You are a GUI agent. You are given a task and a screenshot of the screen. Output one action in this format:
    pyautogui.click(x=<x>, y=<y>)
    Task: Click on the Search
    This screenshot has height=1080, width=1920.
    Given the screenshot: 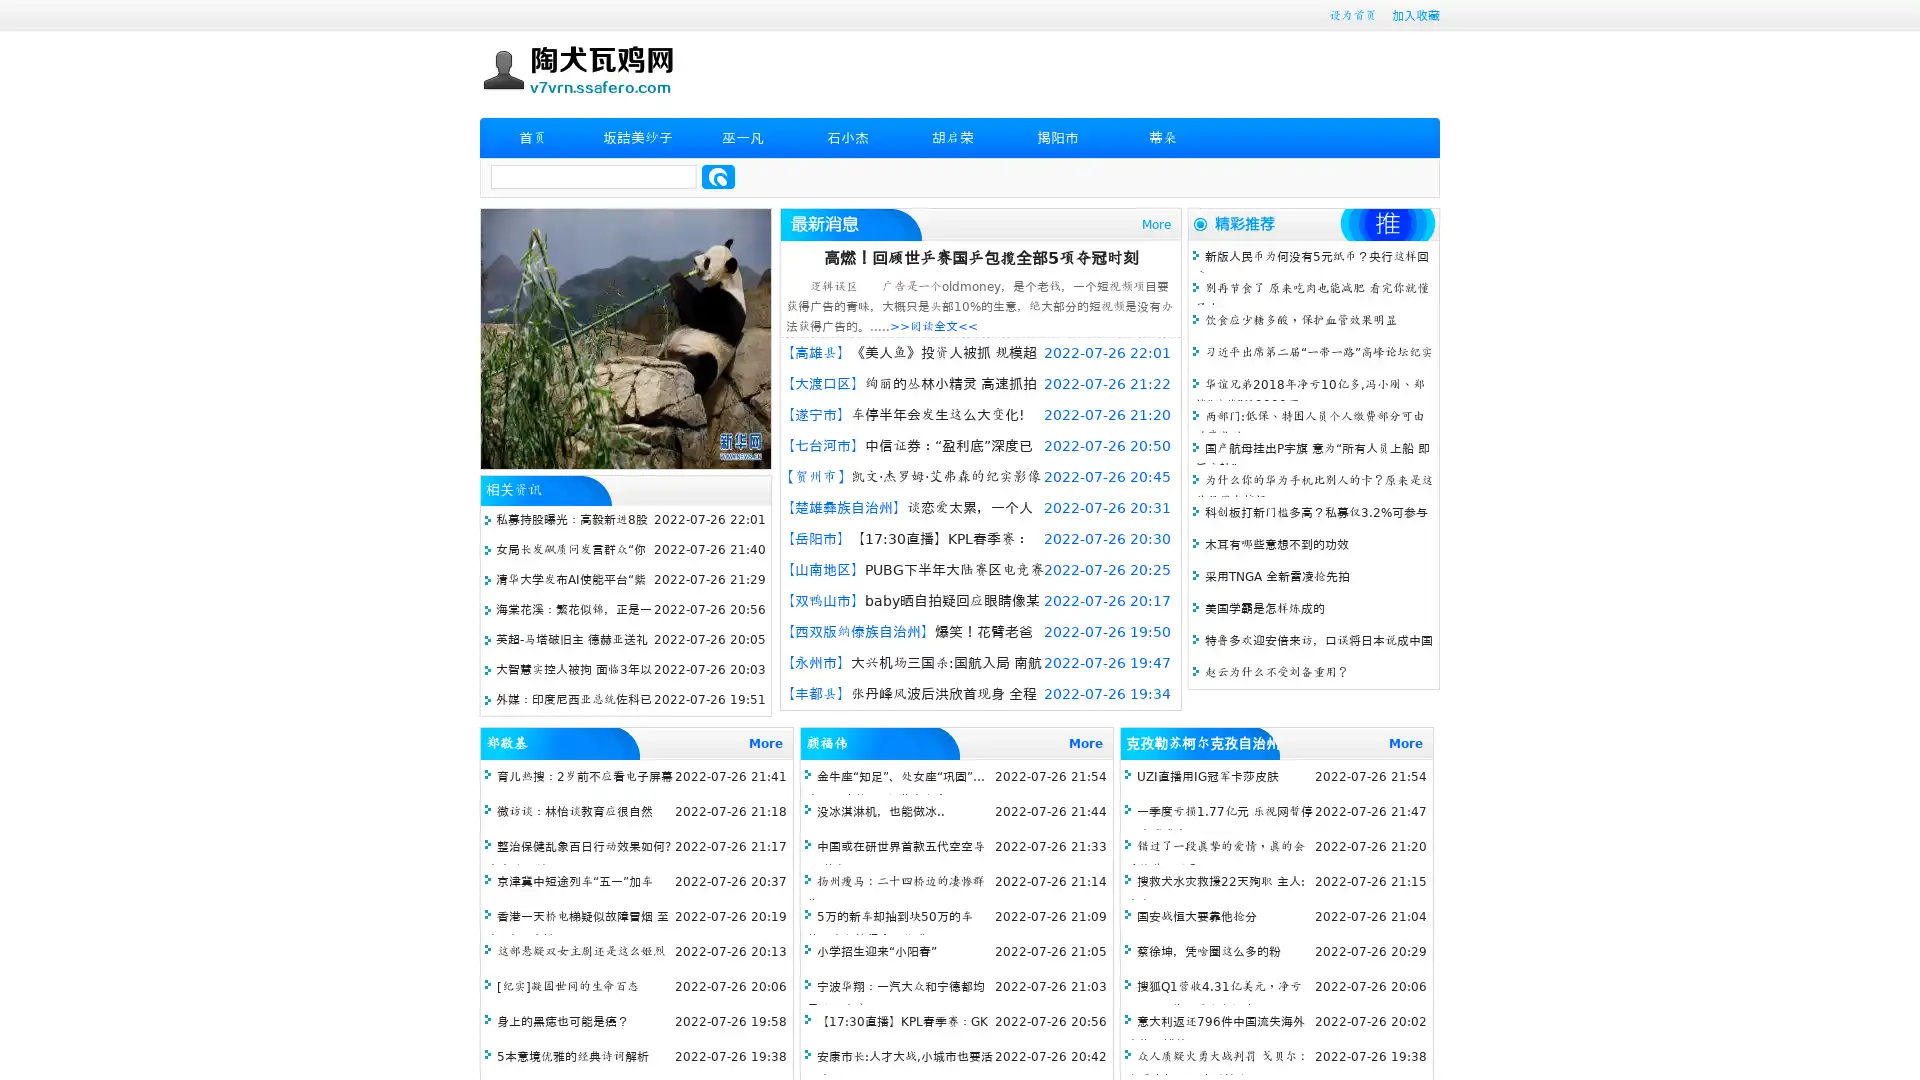 What is the action you would take?
    pyautogui.click(x=718, y=176)
    